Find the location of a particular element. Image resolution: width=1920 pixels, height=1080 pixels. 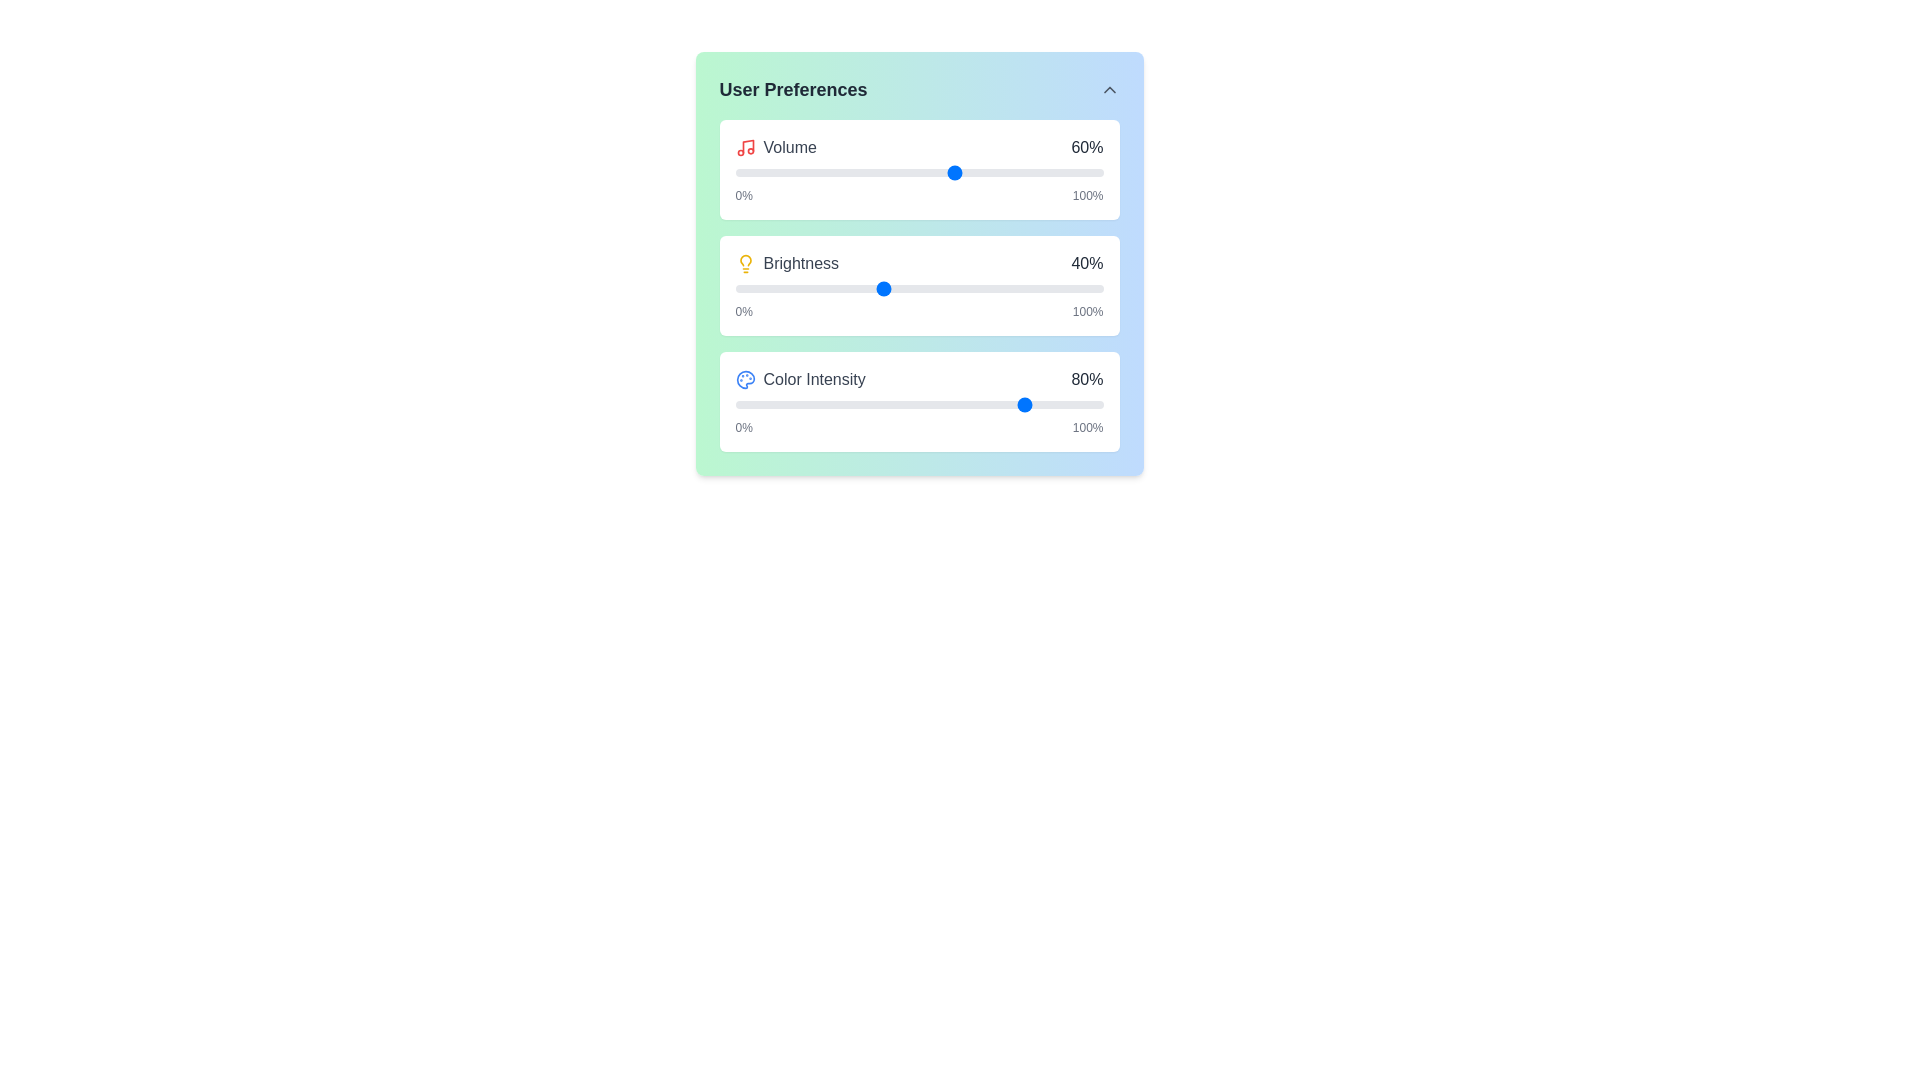

the volume is located at coordinates (993, 172).